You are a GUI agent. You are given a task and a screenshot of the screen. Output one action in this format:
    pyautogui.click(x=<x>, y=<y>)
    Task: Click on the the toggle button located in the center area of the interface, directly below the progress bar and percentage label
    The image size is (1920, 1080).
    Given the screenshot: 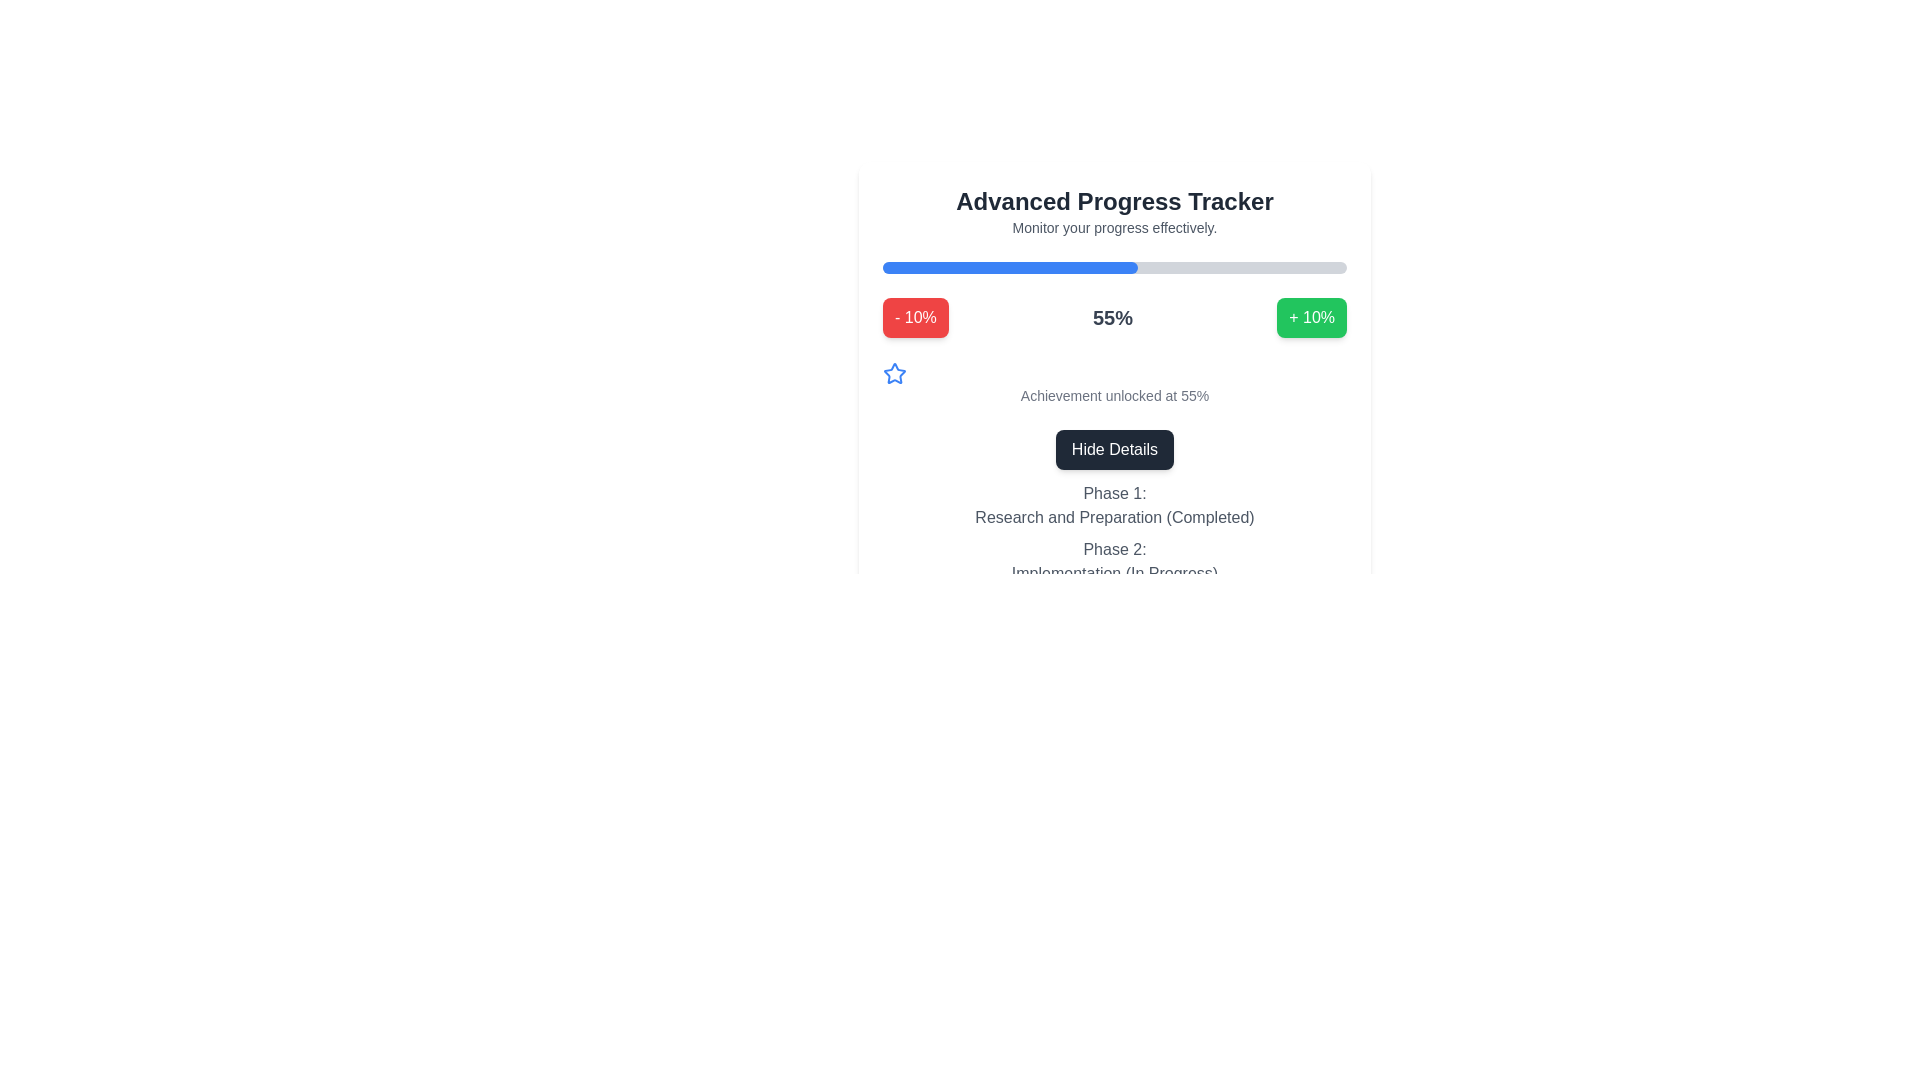 What is the action you would take?
    pyautogui.click(x=1113, y=450)
    